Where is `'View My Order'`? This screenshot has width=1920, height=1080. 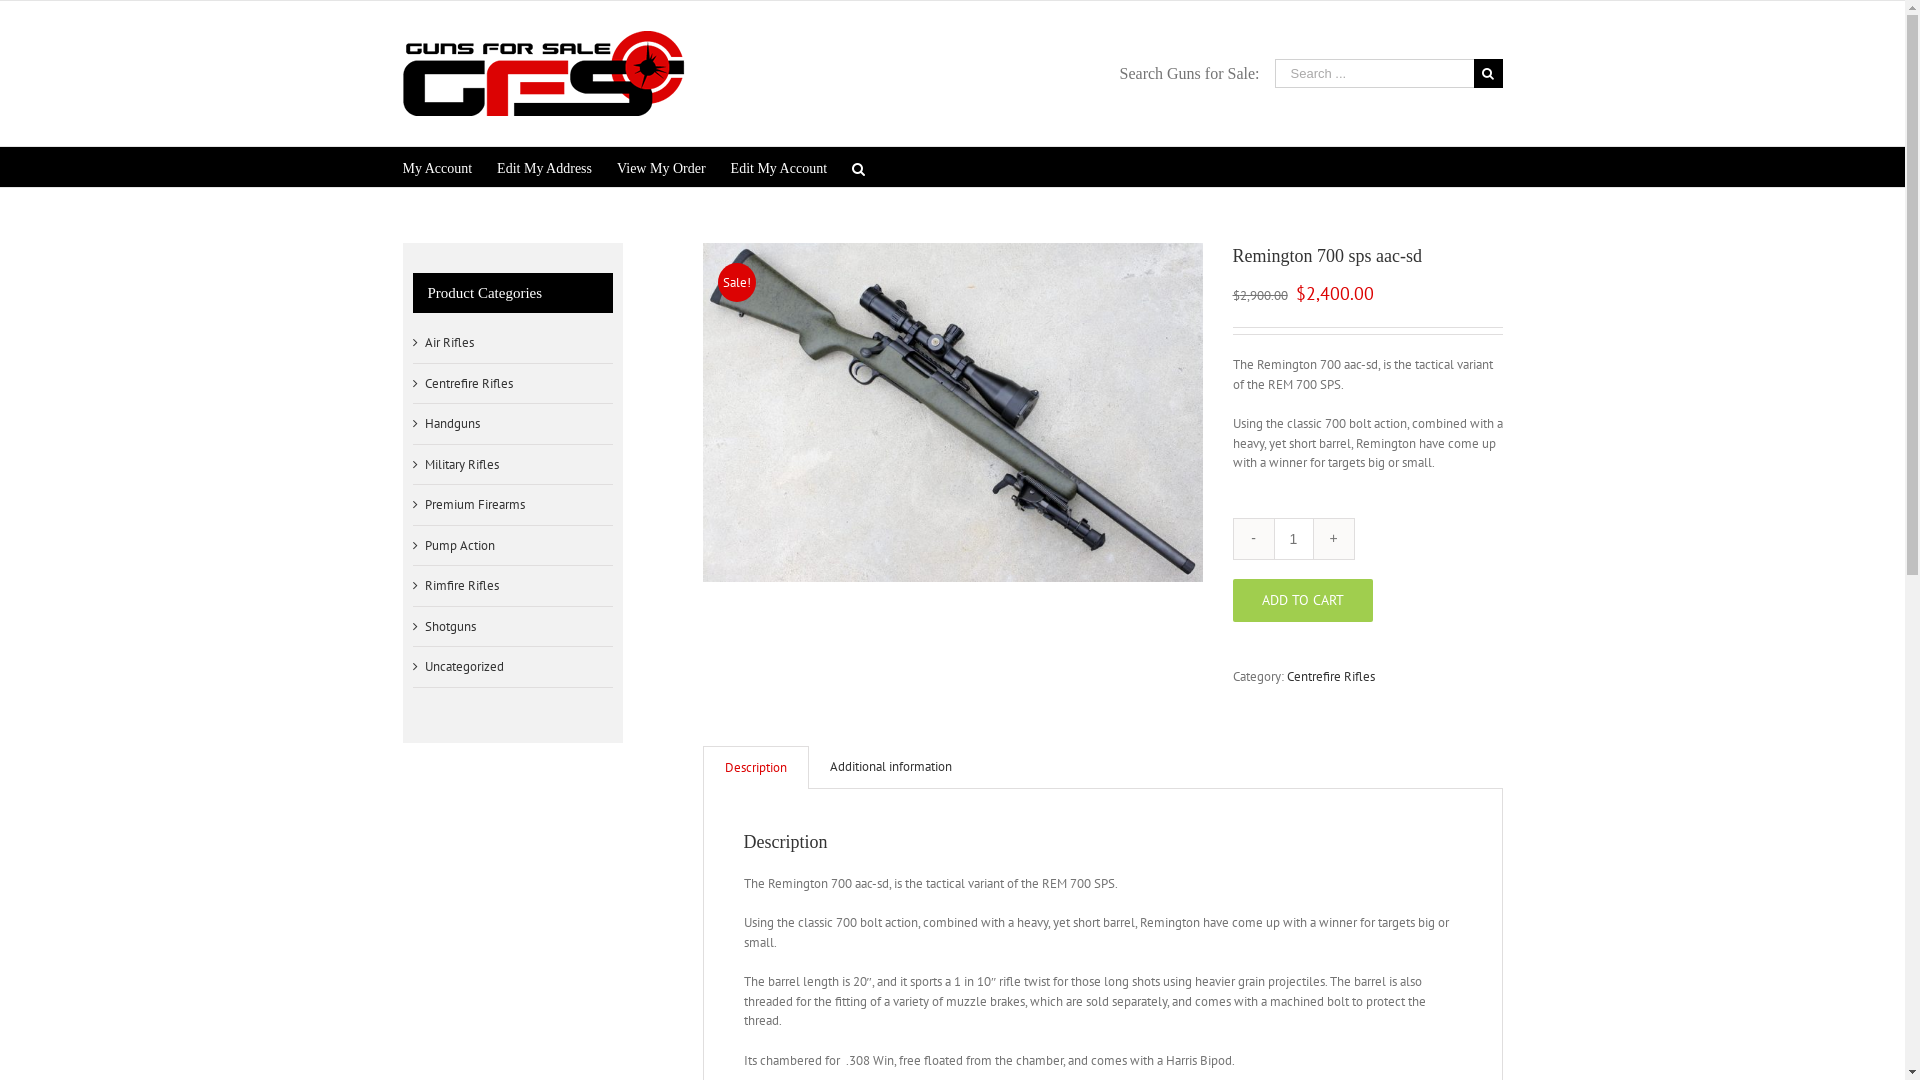
'View My Order' is located at coordinates (661, 165).